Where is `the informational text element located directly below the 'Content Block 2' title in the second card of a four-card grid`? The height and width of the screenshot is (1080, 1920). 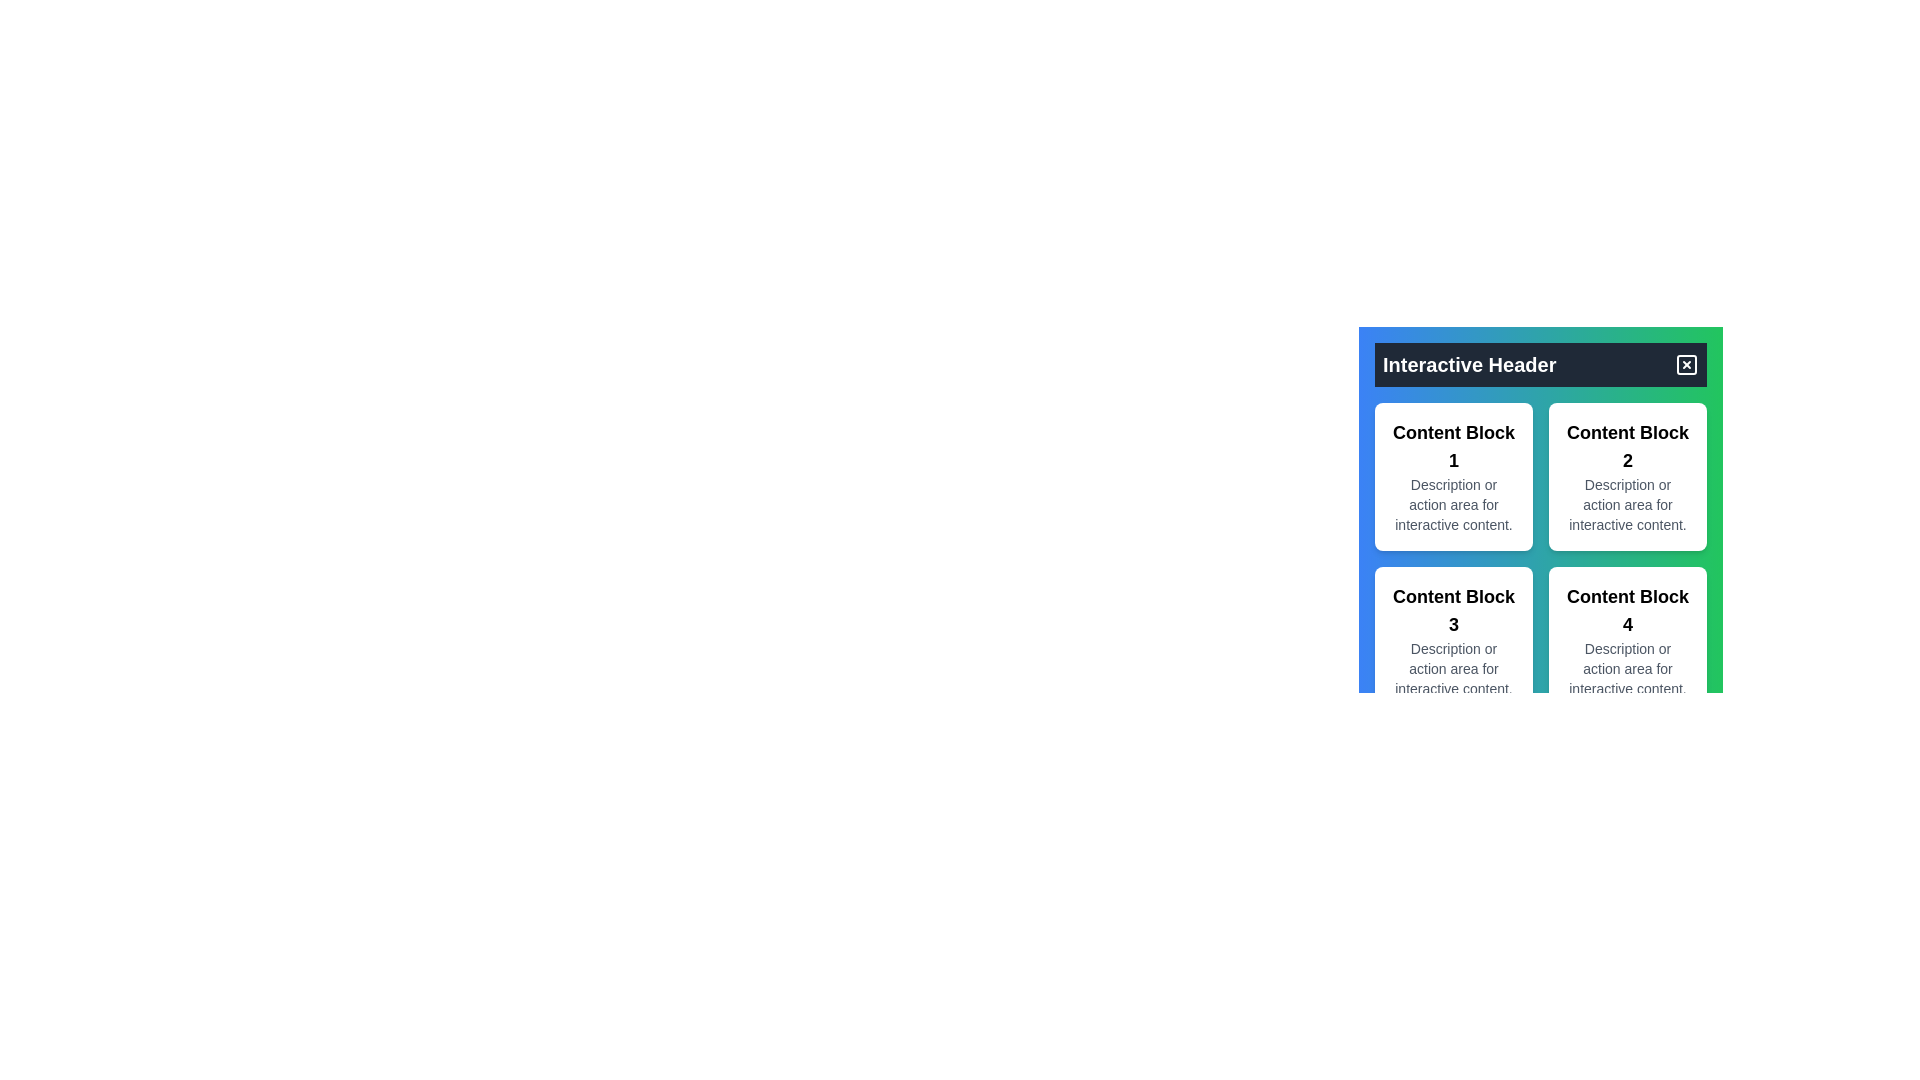
the informational text element located directly below the 'Content Block 2' title in the second card of a four-card grid is located at coordinates (1627, 504).